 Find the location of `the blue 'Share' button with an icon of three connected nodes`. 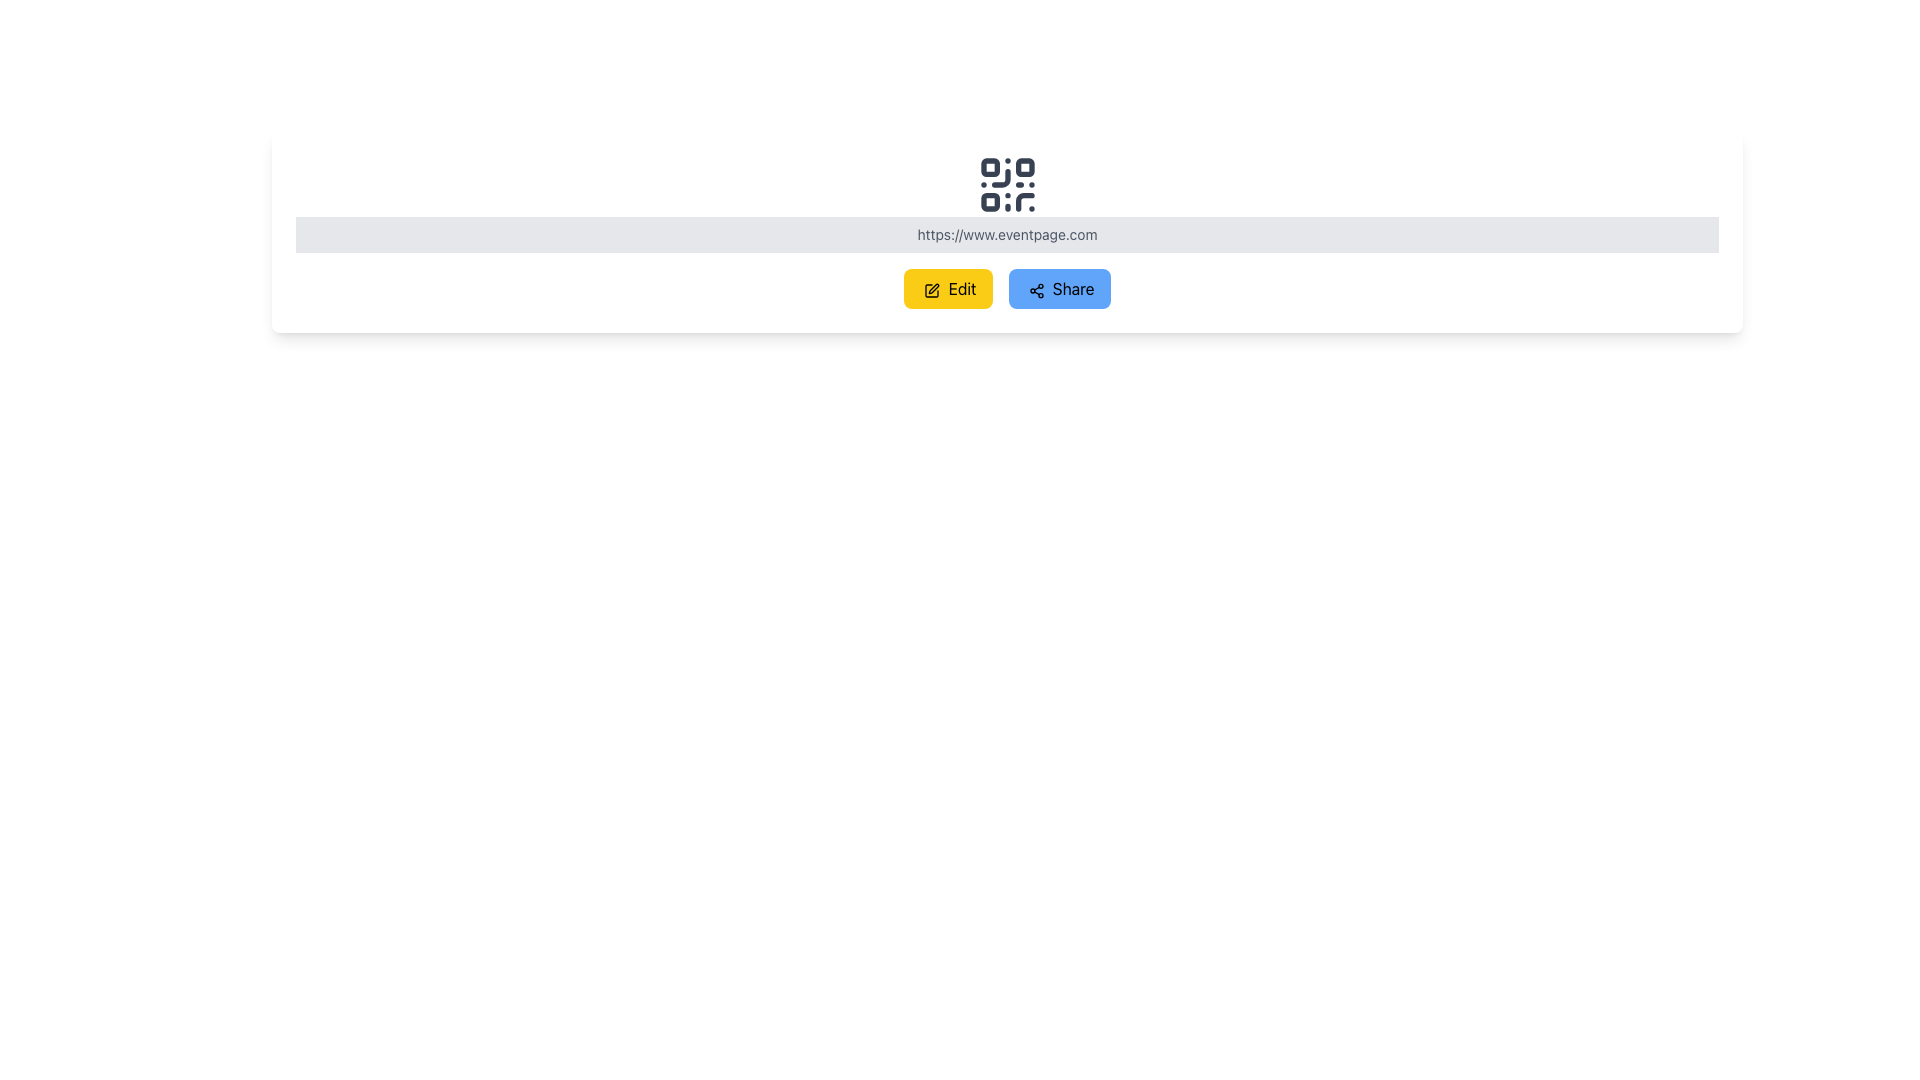

the blue 'Share' button with an icon of three connected nodes is located at coordinates (1058, 289).